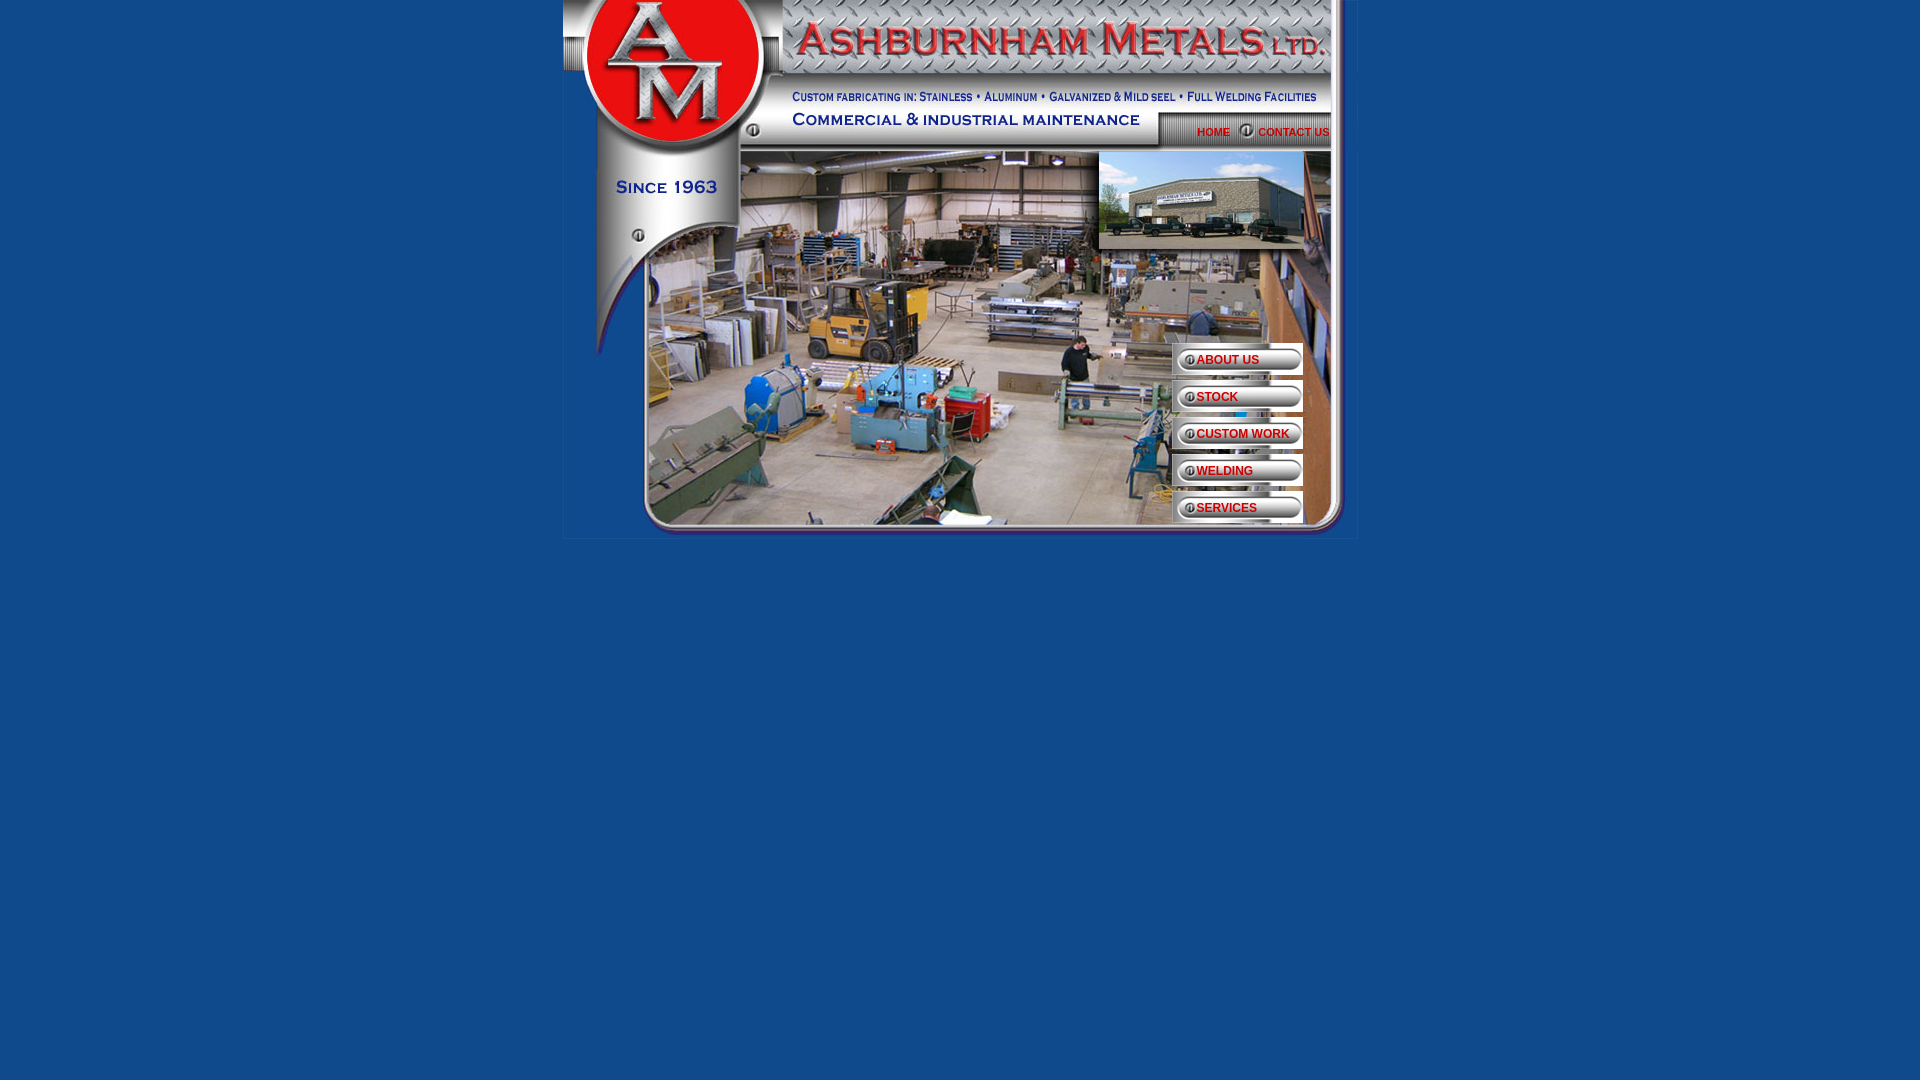  I want to click on 'CUSTOM WORK', so click(1171, 437).